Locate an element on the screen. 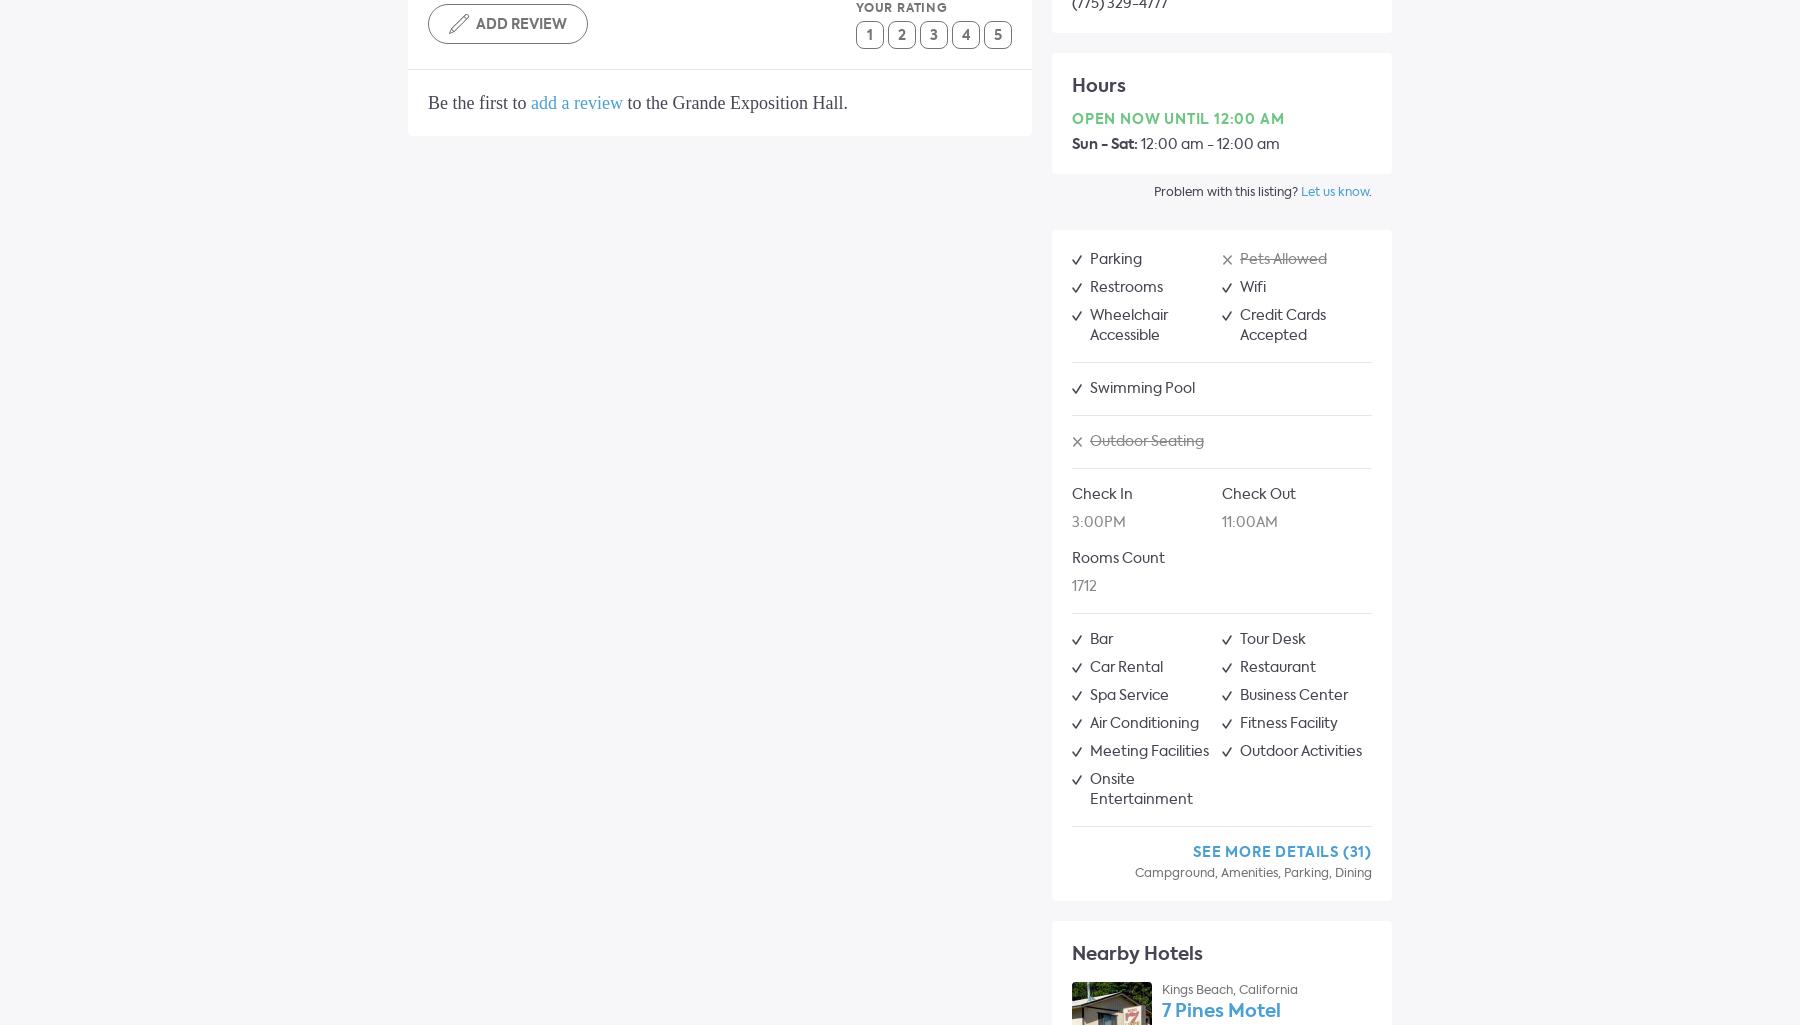  'Air Conditioning' is located at coordinates (1143, 722).